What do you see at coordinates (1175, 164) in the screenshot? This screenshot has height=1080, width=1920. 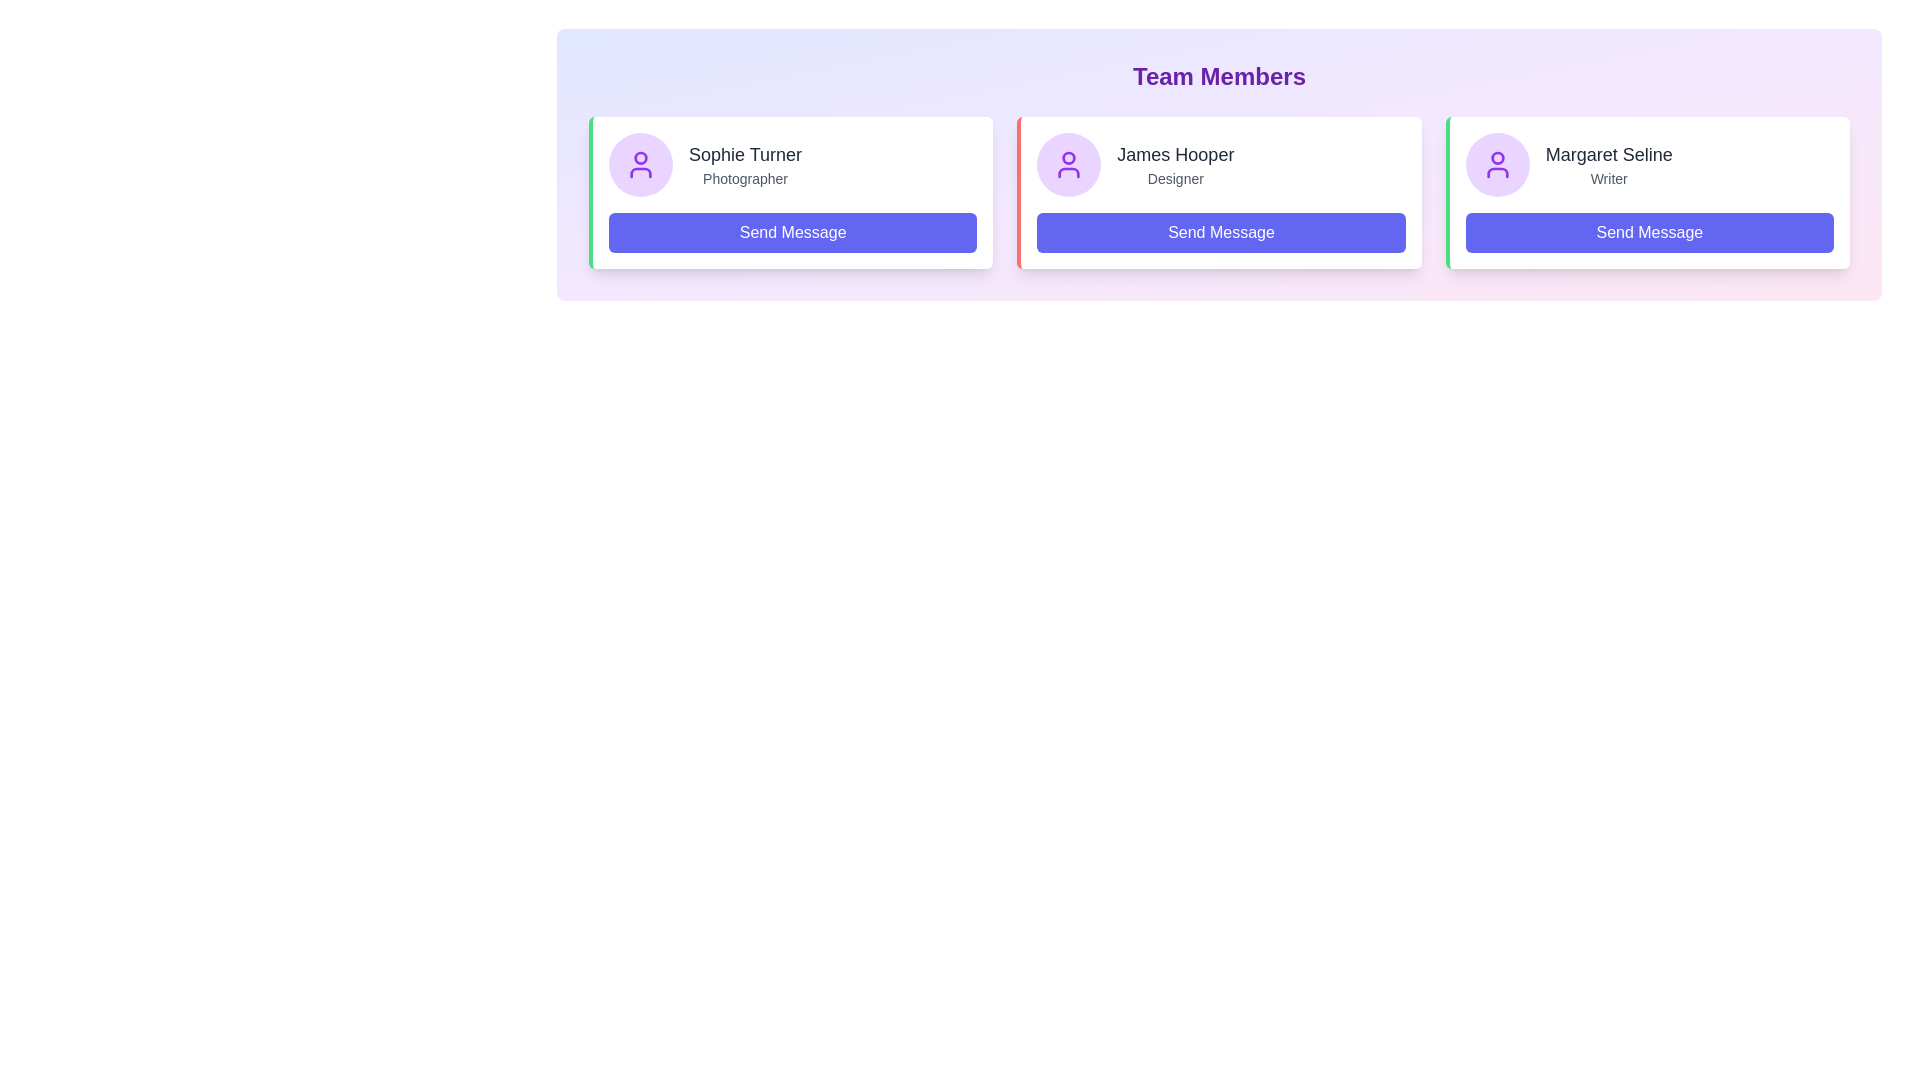 I see `the text display element that shows the team member's name and role, located in the middle team member card` at bounding box center [1175, 164].